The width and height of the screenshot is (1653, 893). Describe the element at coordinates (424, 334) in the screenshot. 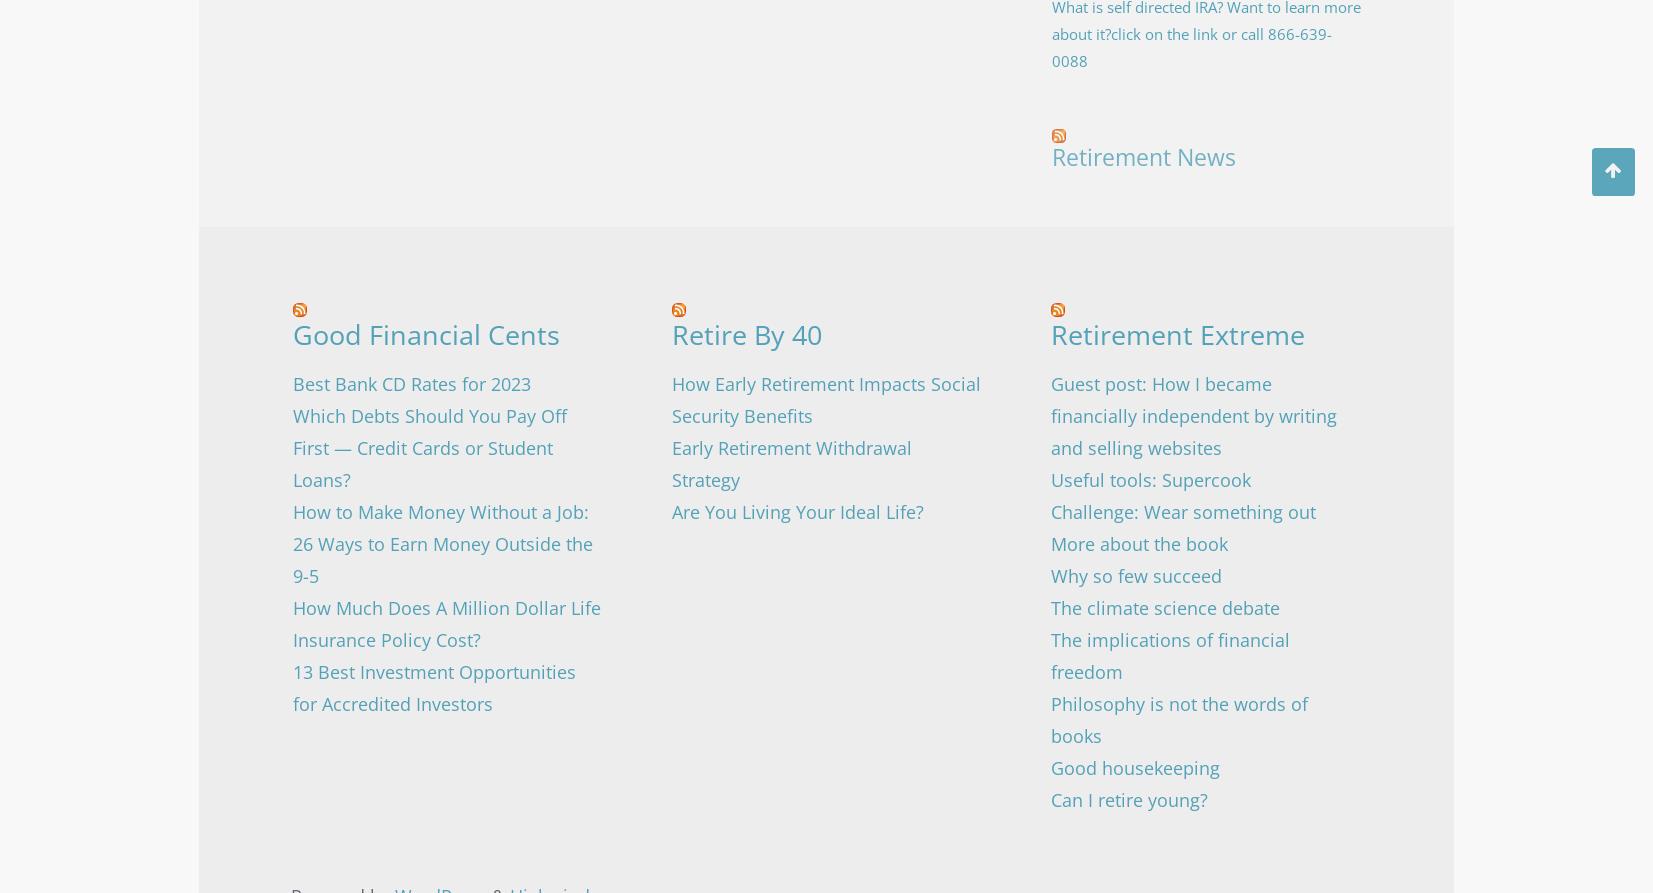

I see `'Good Financial Cents'` at that location.